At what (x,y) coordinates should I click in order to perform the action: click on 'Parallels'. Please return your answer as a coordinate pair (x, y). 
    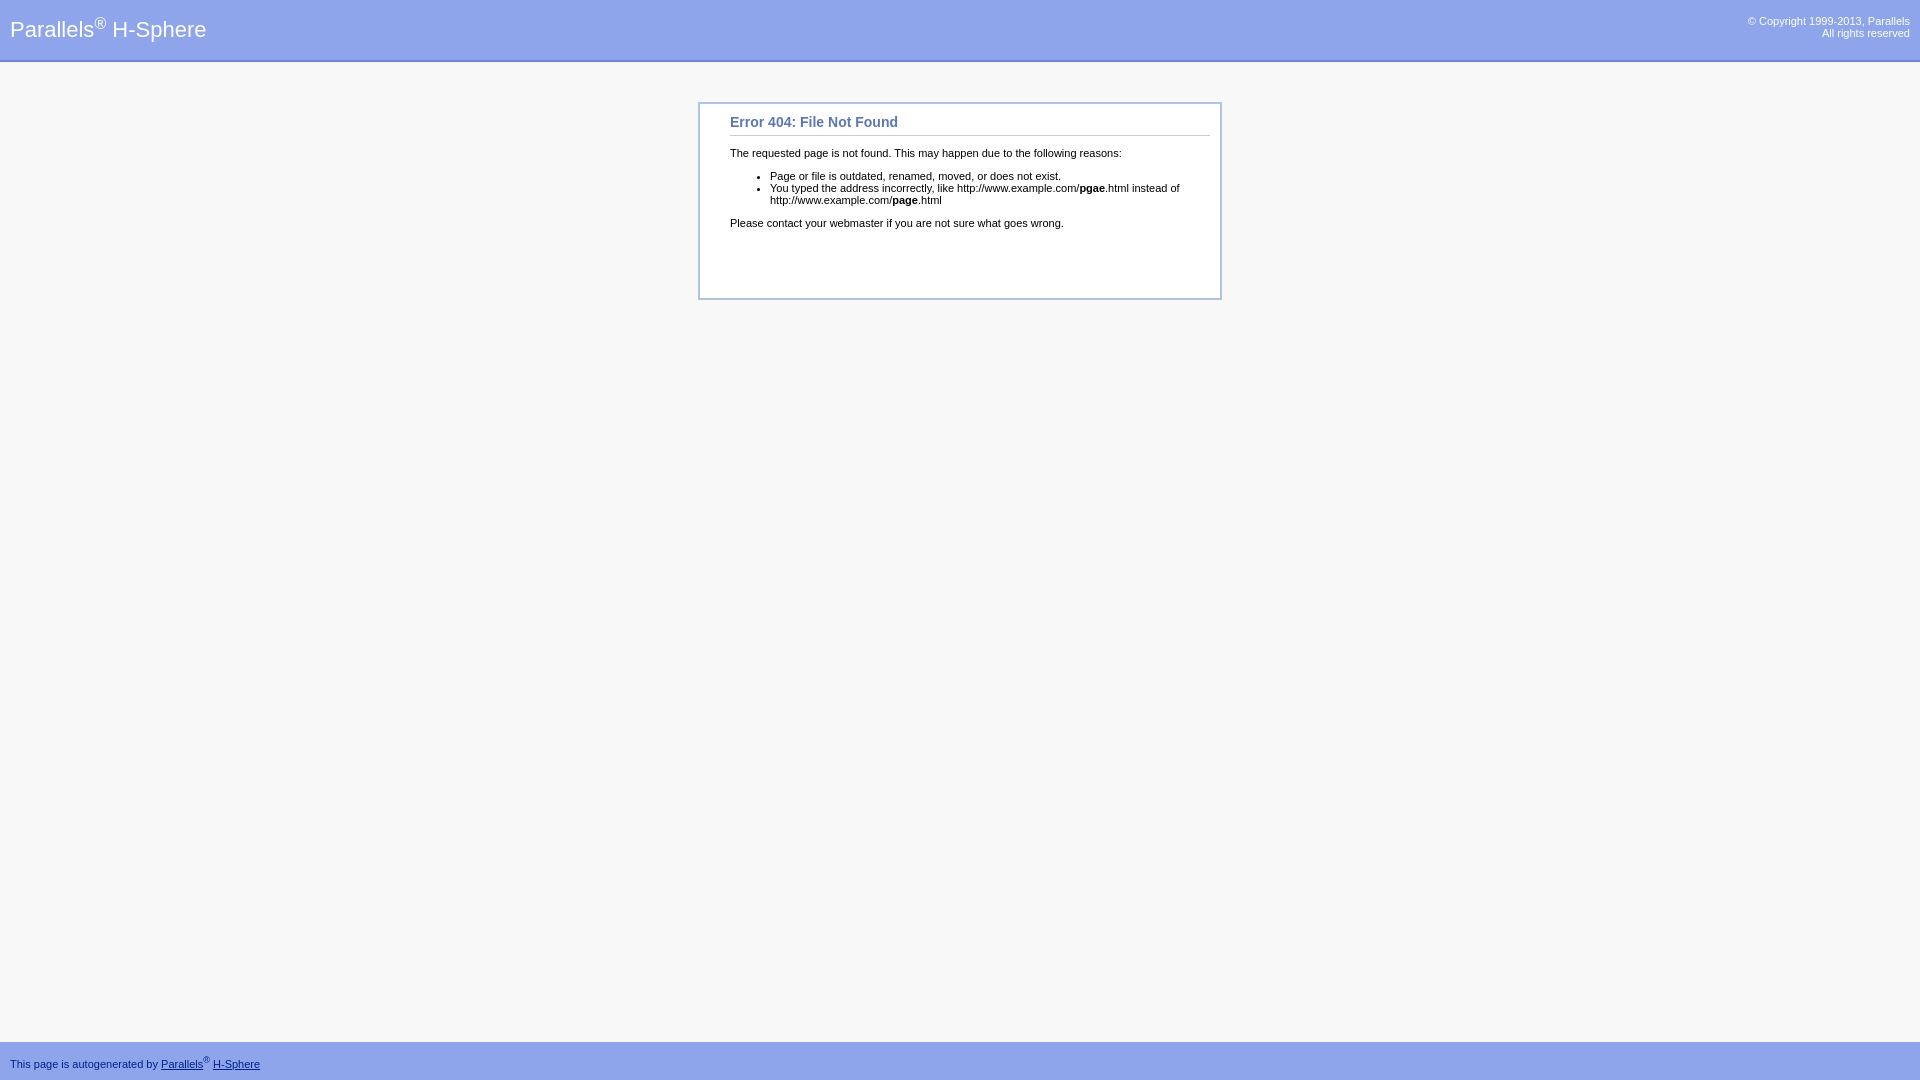
    Looking at the image, I should click on (161, 1063).